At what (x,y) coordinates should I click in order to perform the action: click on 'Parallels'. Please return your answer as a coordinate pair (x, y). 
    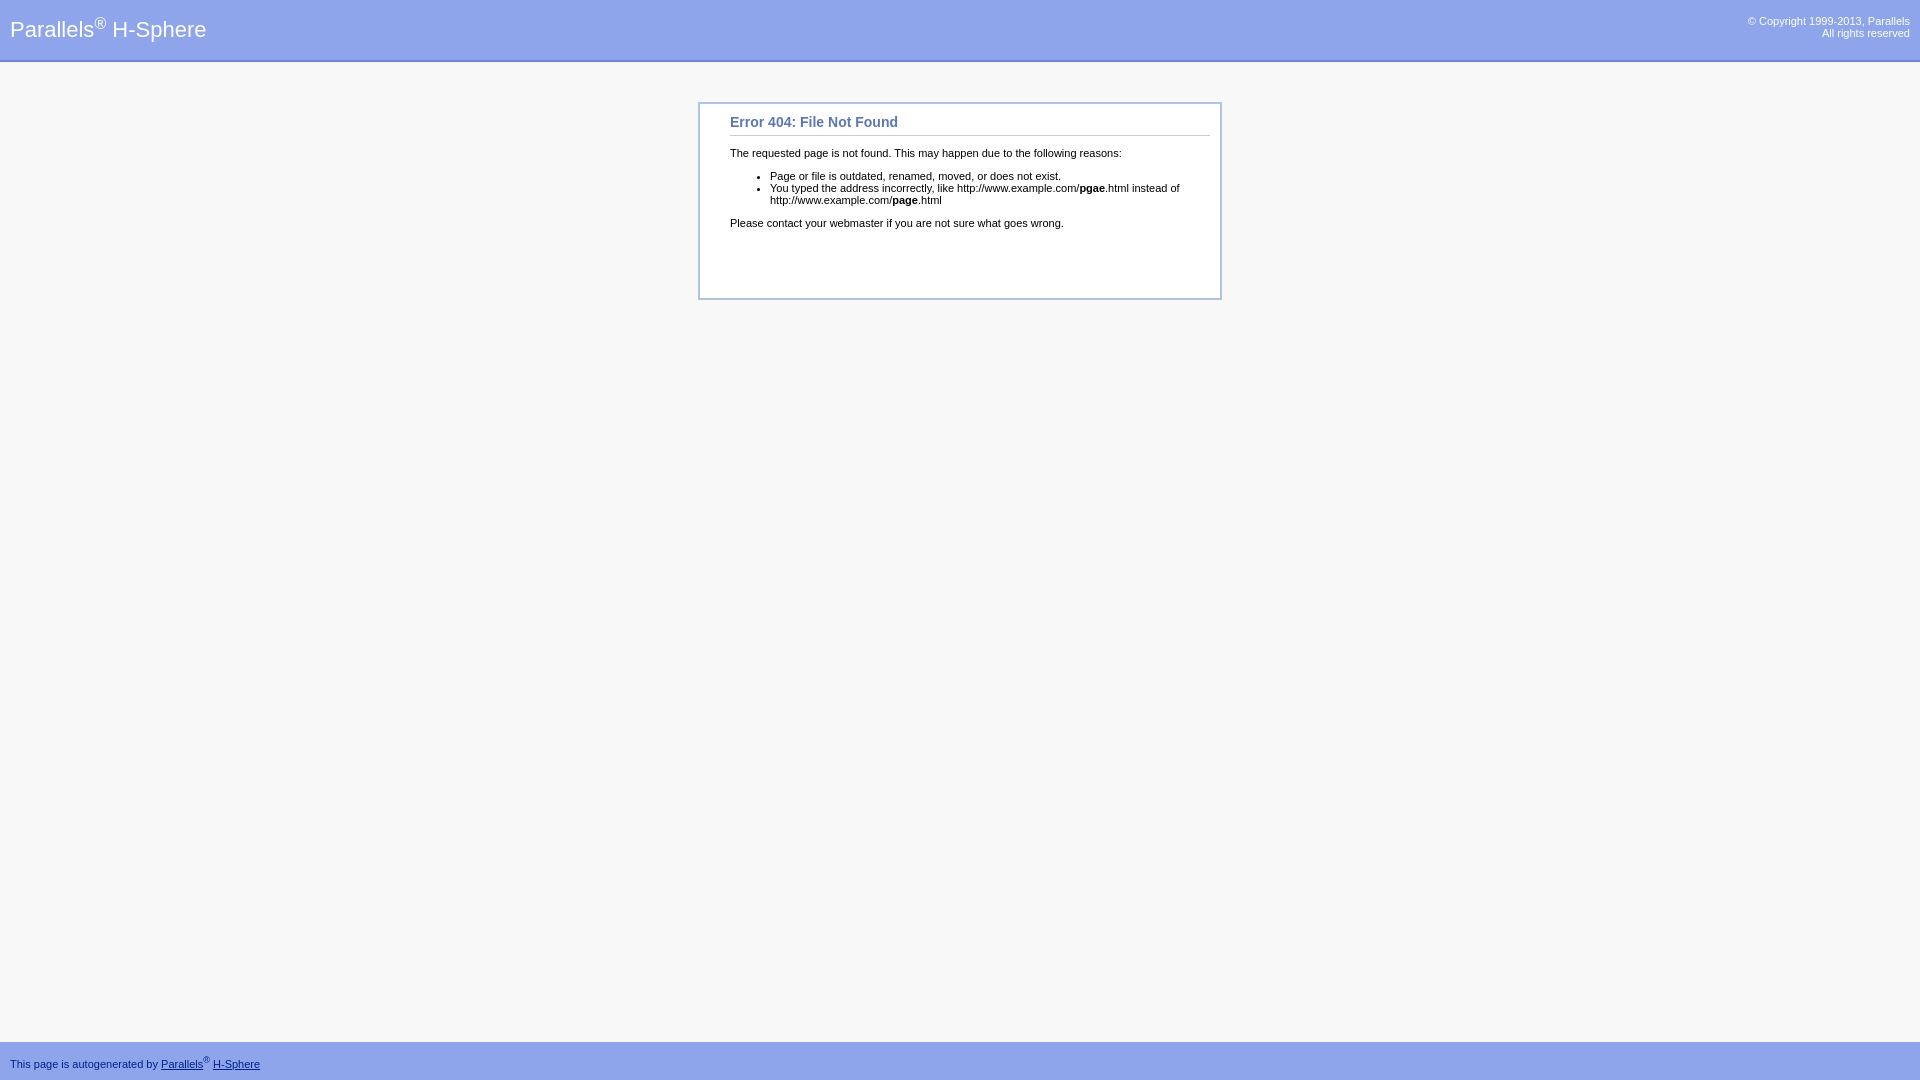
    Looking at the image, I should click on (161, 1063).